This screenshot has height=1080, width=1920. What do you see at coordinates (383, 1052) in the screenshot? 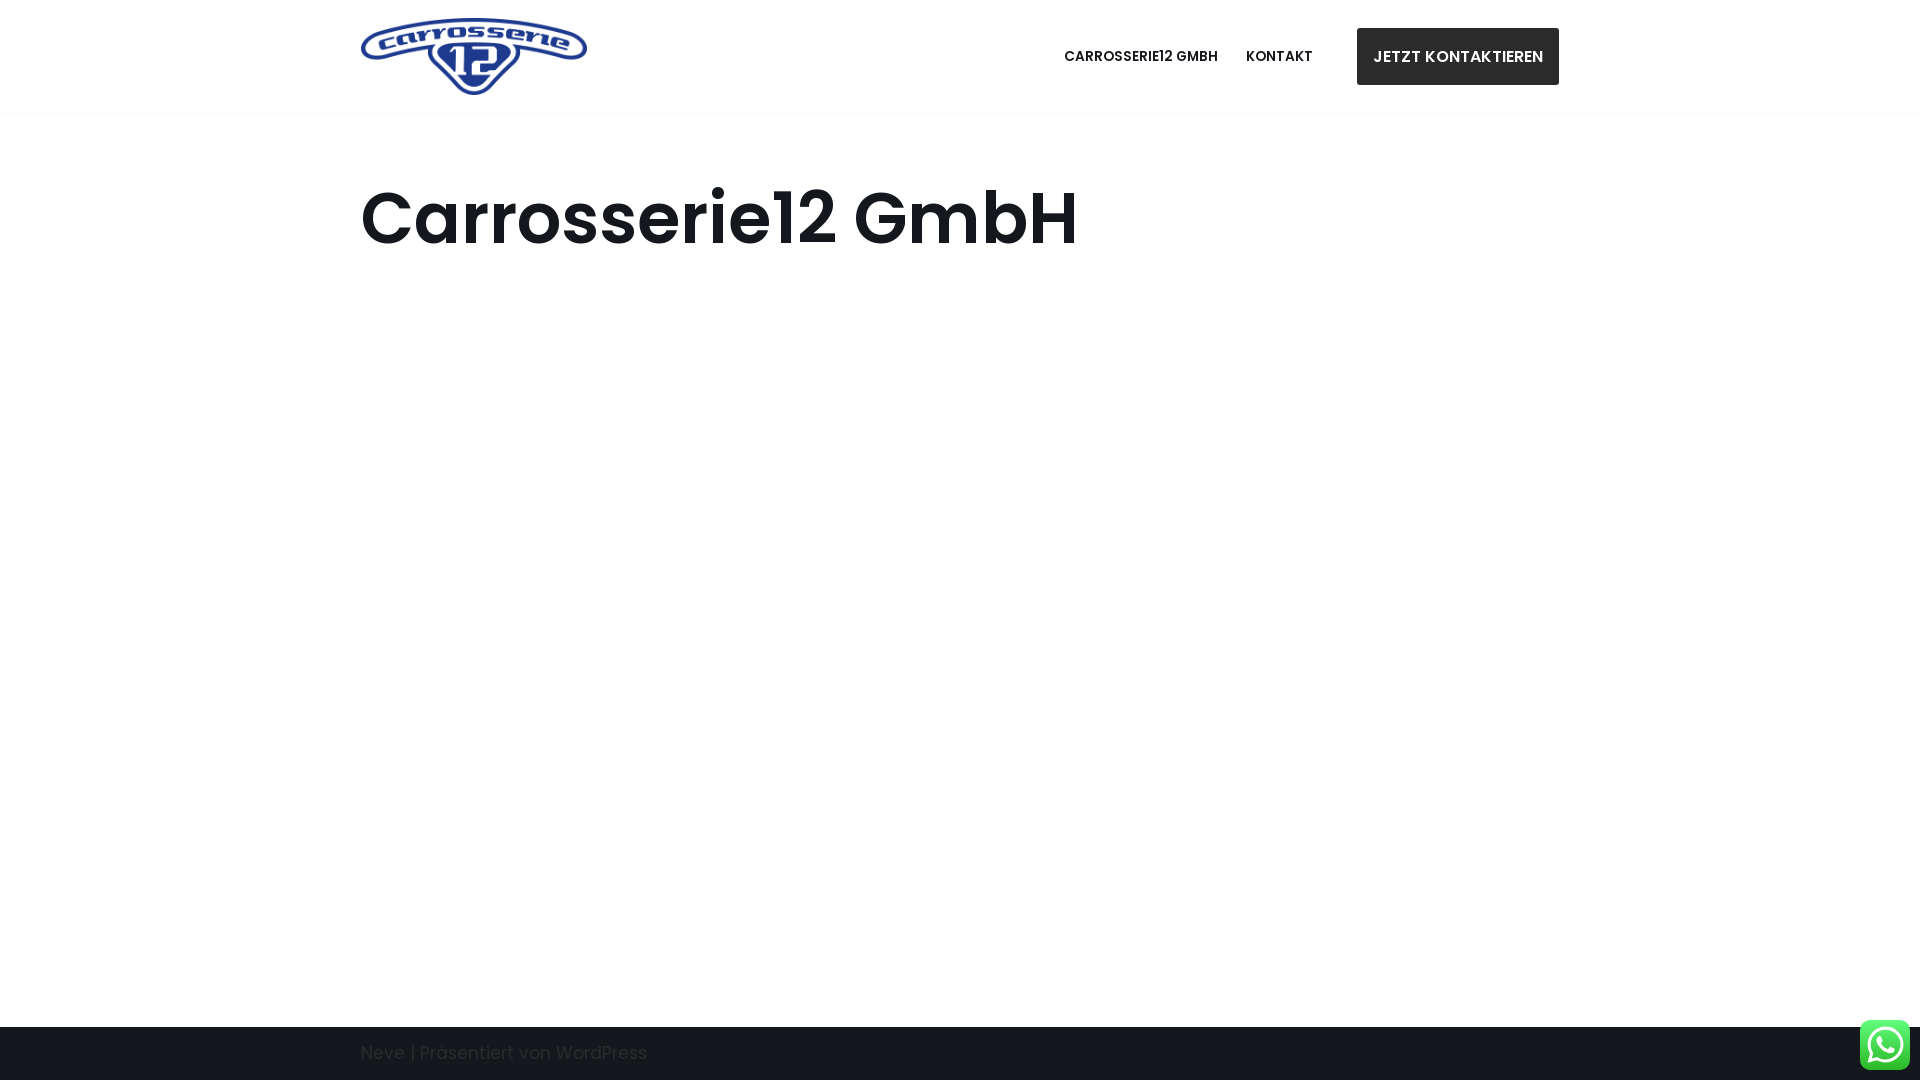
I see `'Neve'` at bounding box center [383, 1052].